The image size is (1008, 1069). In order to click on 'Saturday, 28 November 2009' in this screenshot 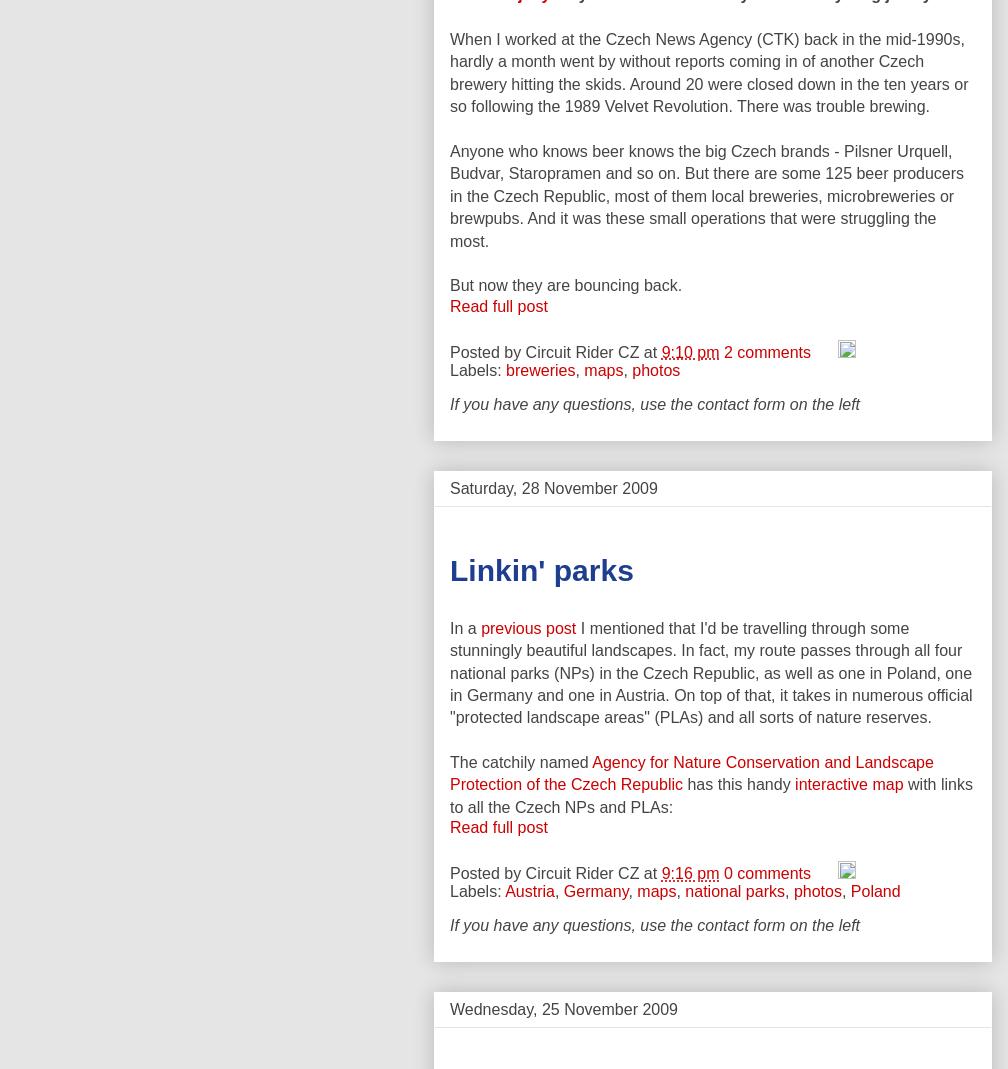, I will do `click(553, 486)`.